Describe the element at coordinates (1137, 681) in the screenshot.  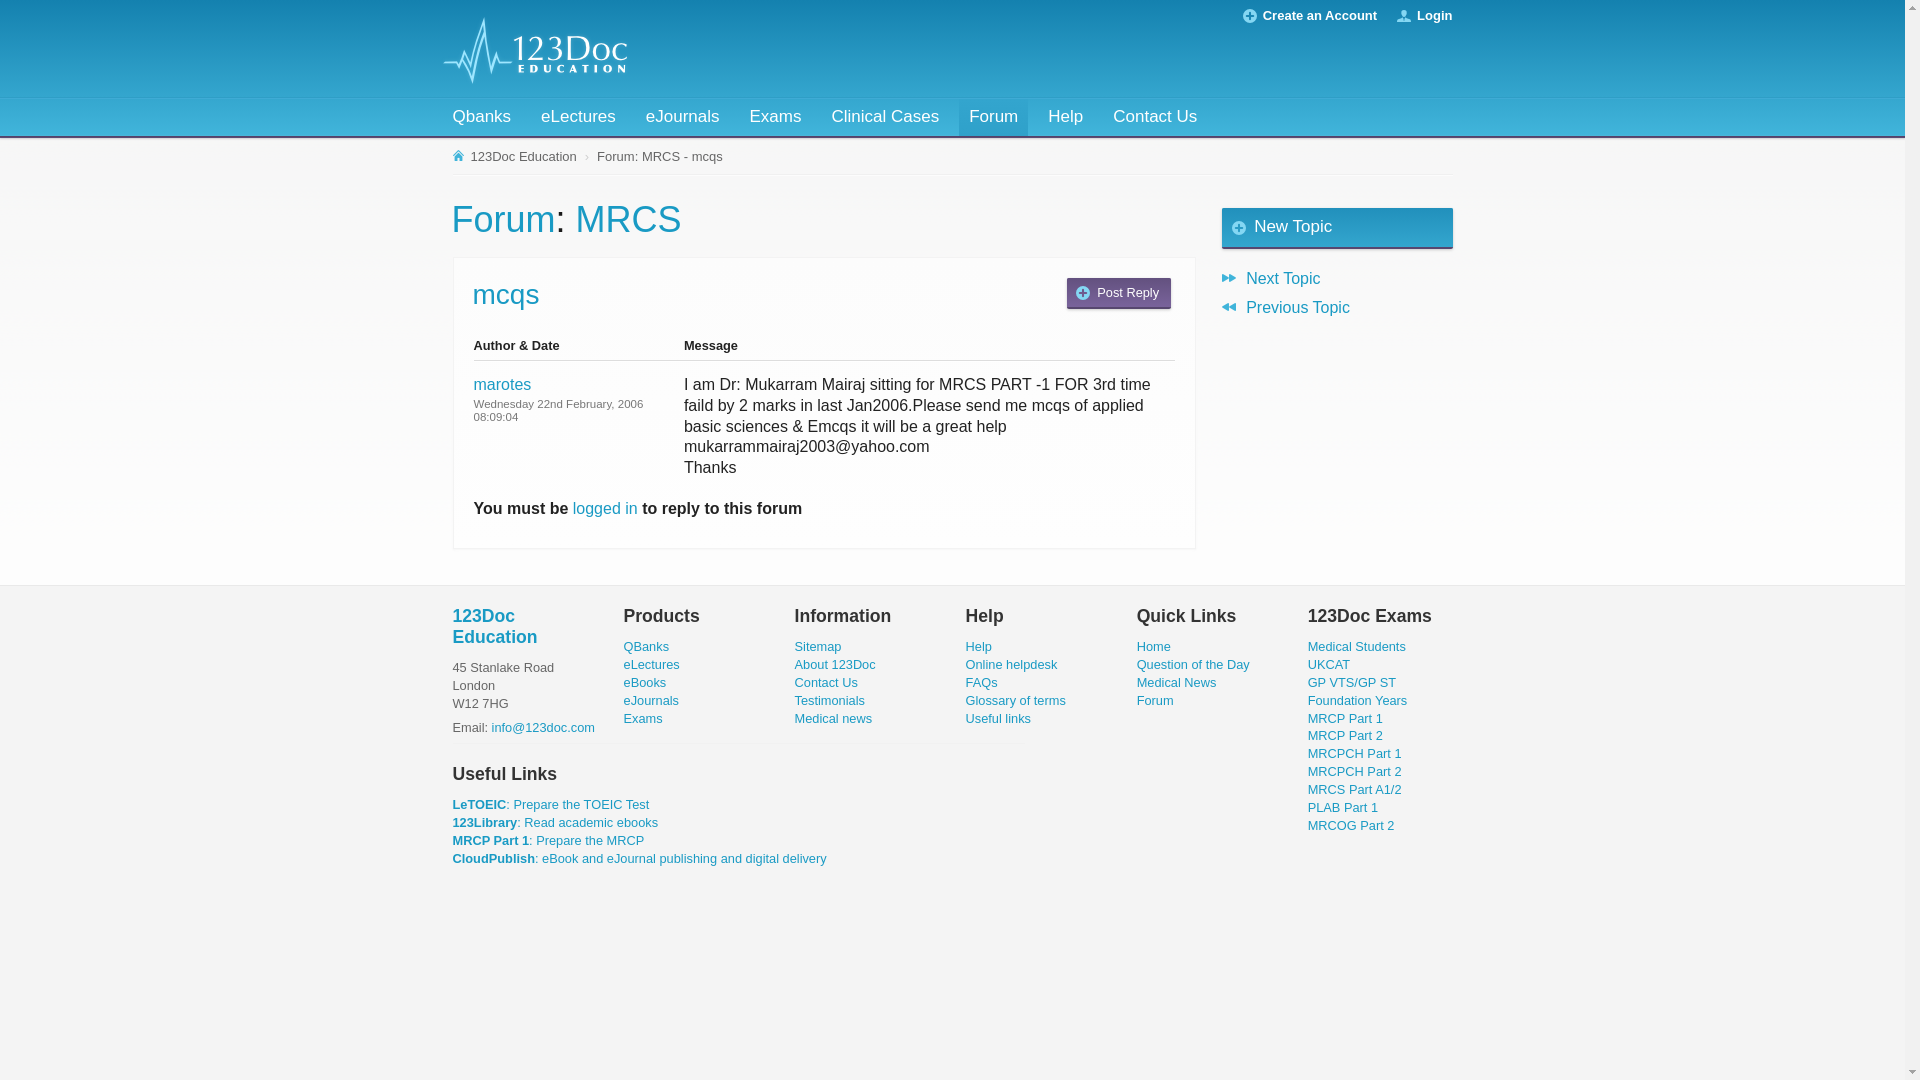
I see `'Medical News'` at that location.